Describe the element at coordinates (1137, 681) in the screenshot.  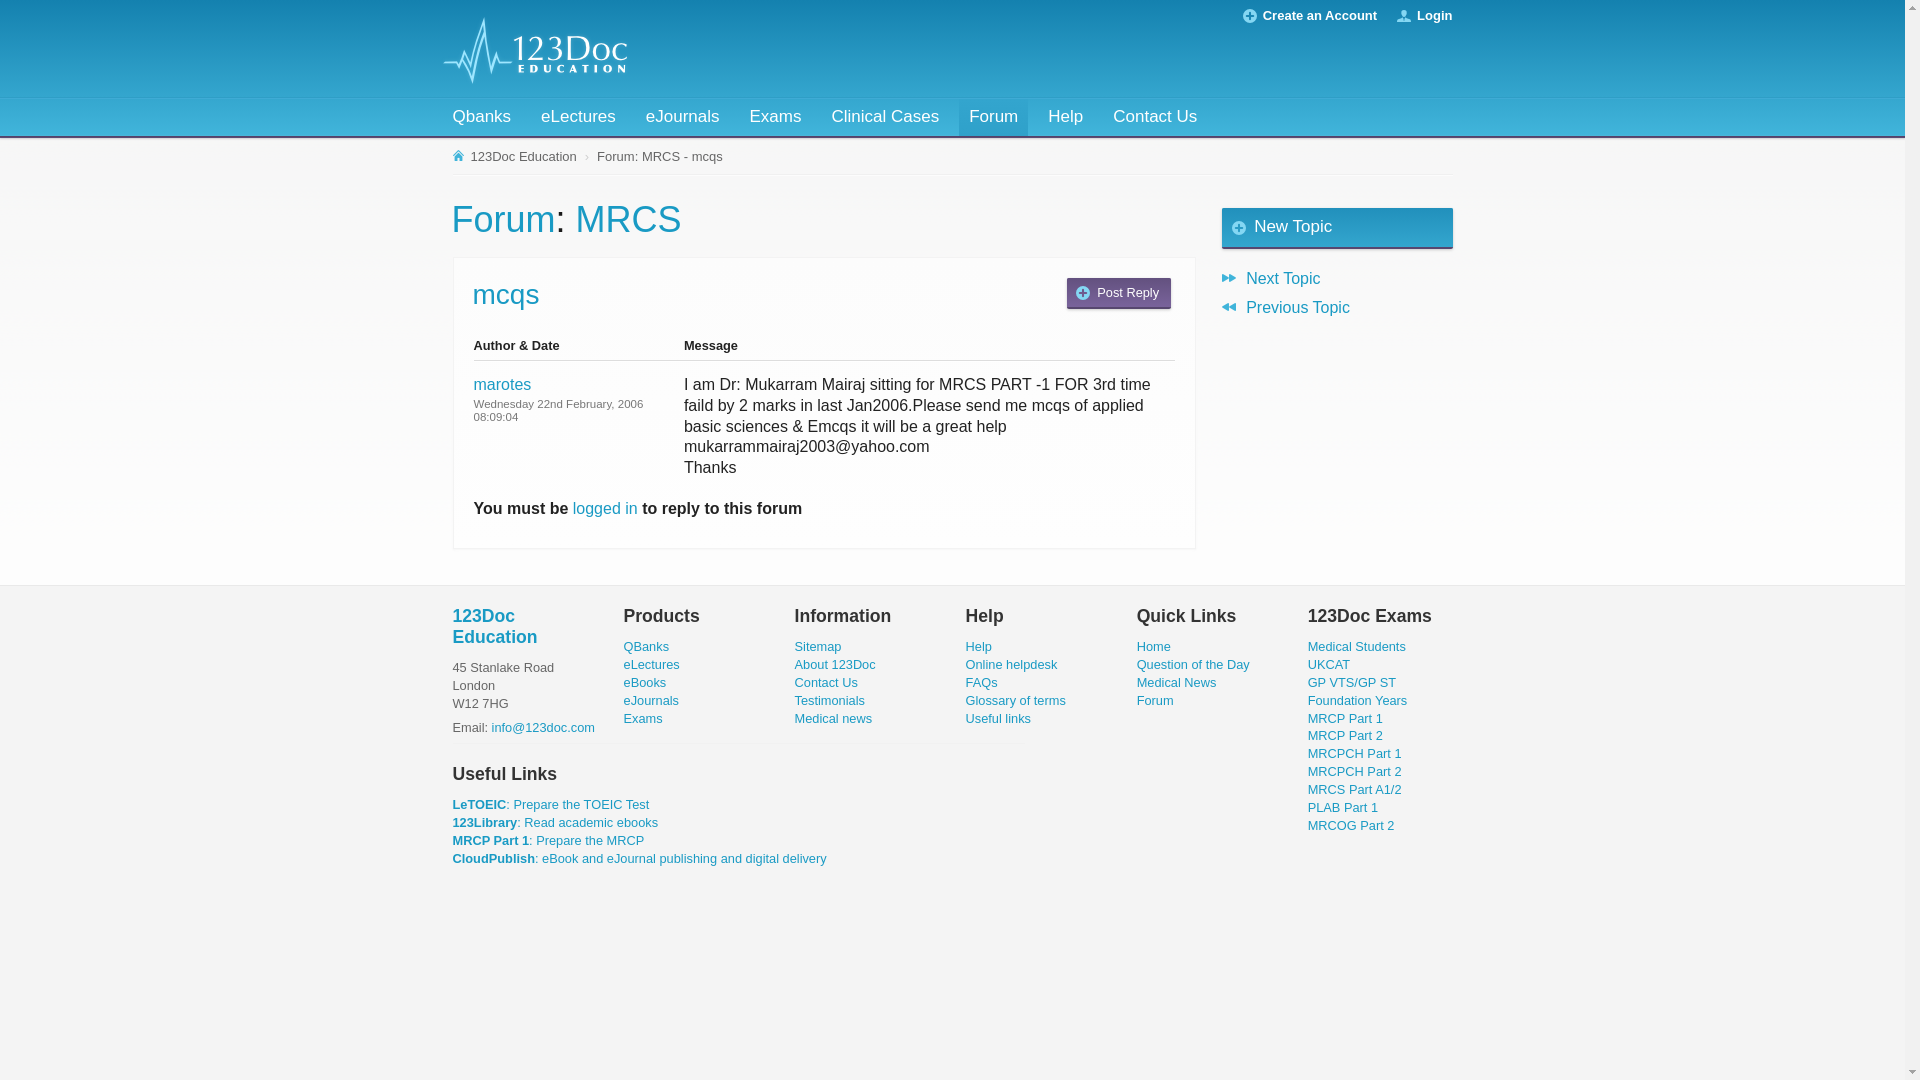
I see `'Medical News'` at that location.